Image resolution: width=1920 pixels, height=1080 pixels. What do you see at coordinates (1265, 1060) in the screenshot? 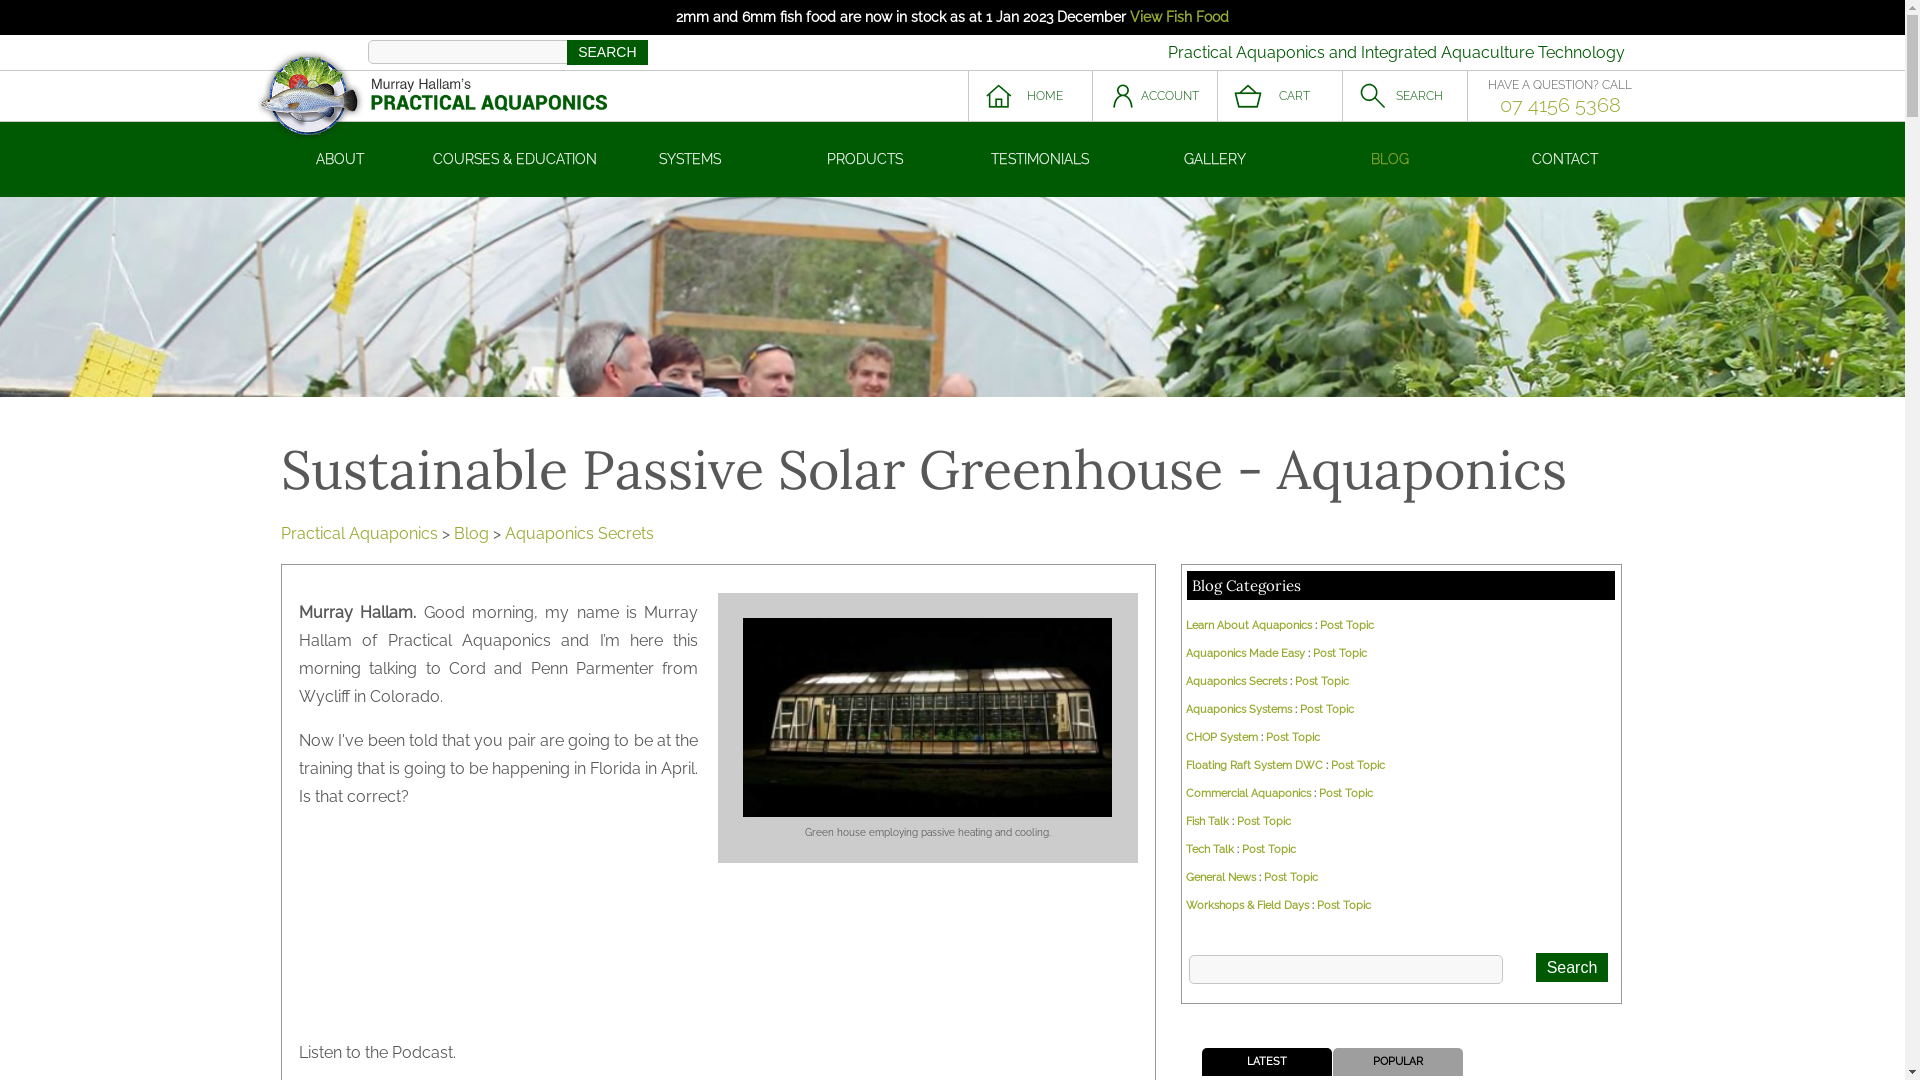
I see `'LATEST'` at bounding box center [1265, 1060].